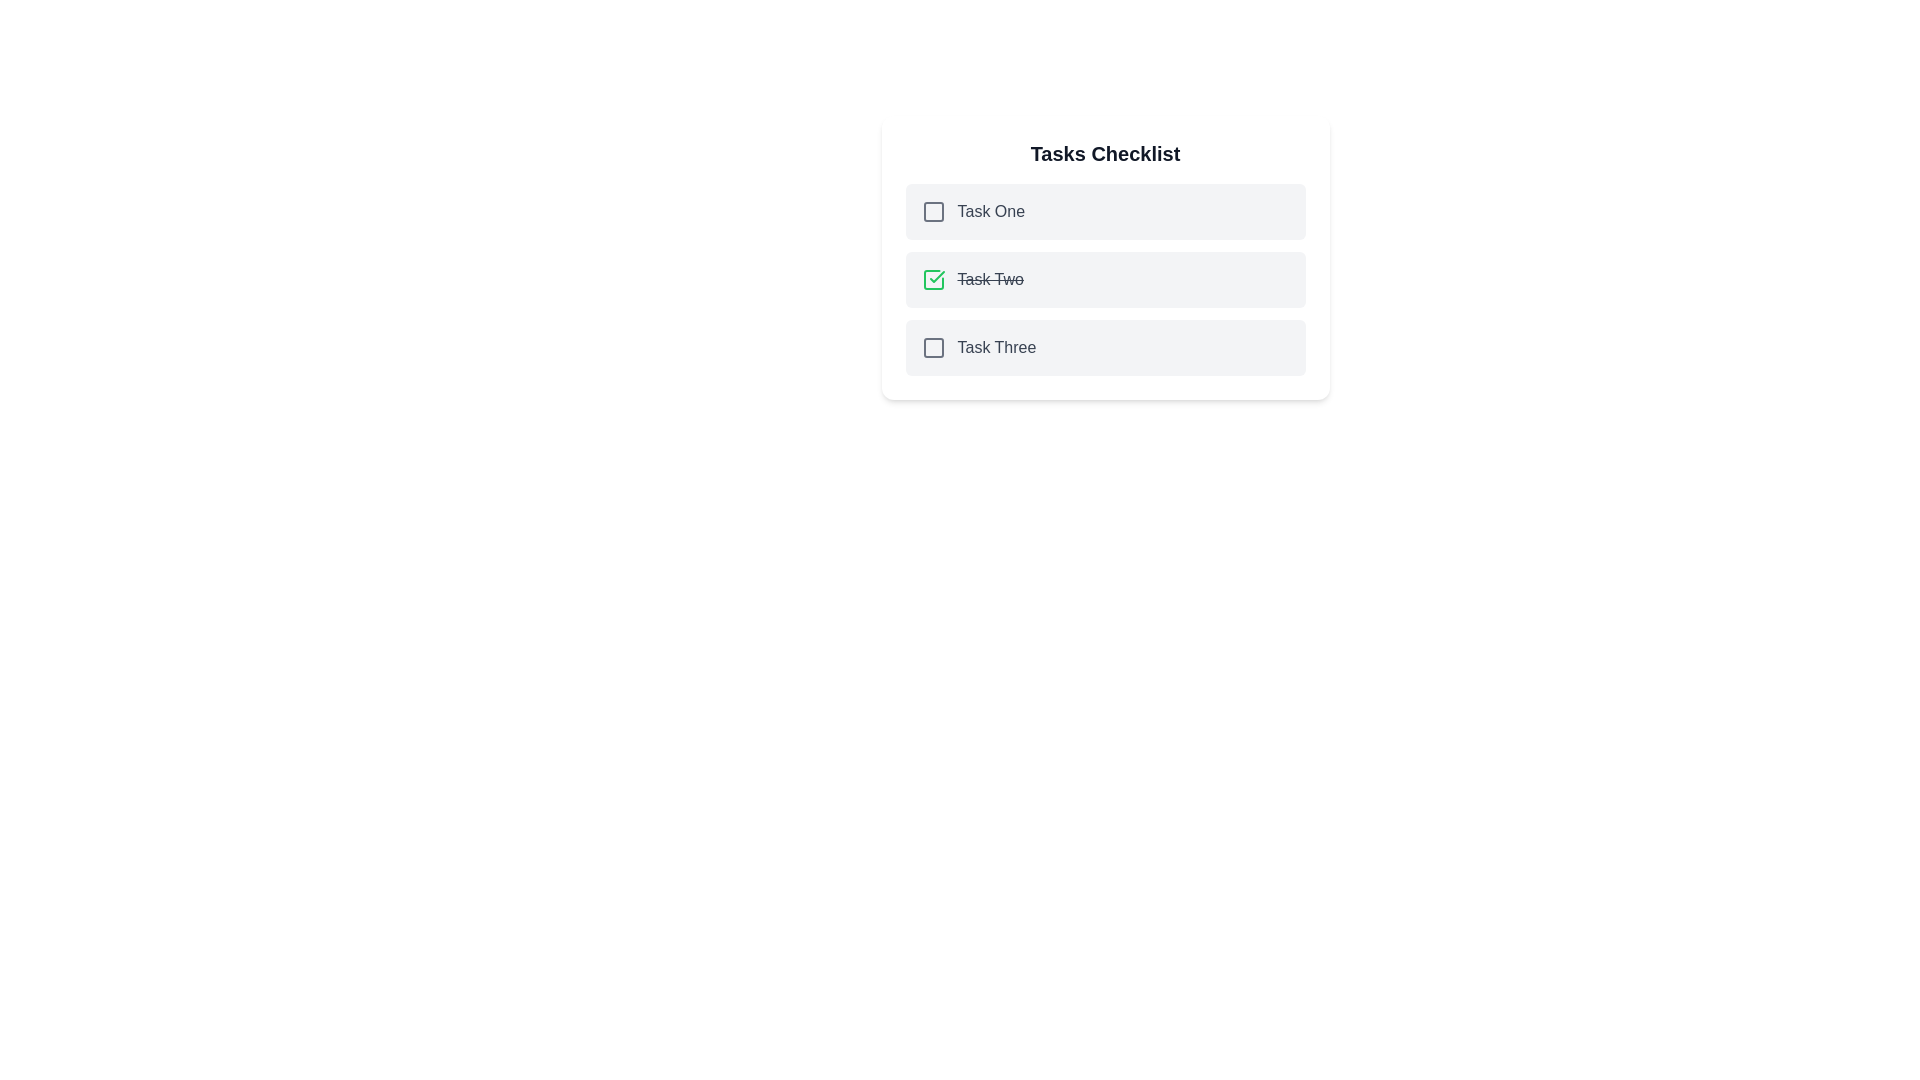  I want to click on the text label displaying the title 'Task Two', which is styled with a strikethrough and is positioned between the checkbox and the right edge of the list item, so click(990, 280).